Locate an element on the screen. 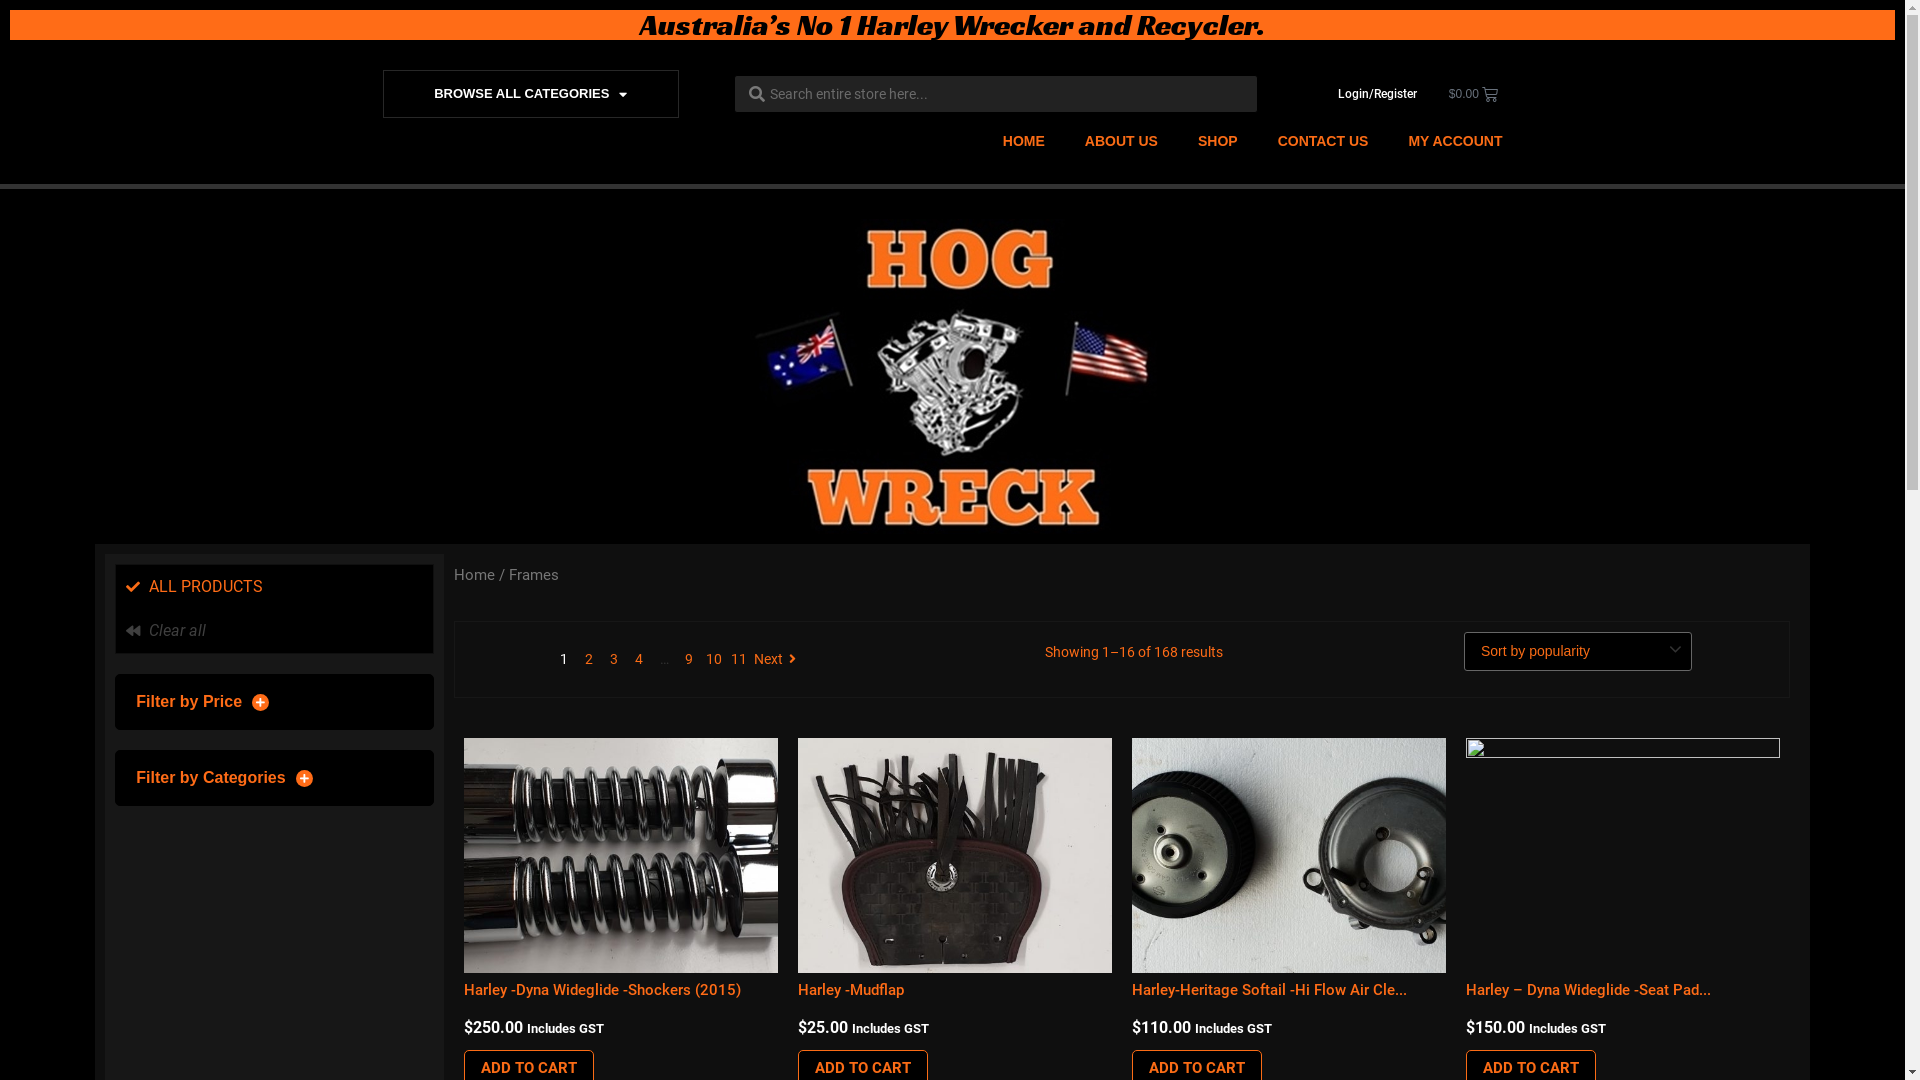 This screenshot has height=1080, width=1920. 'Harley -Mudflap' is located at coordinates (850, 990).